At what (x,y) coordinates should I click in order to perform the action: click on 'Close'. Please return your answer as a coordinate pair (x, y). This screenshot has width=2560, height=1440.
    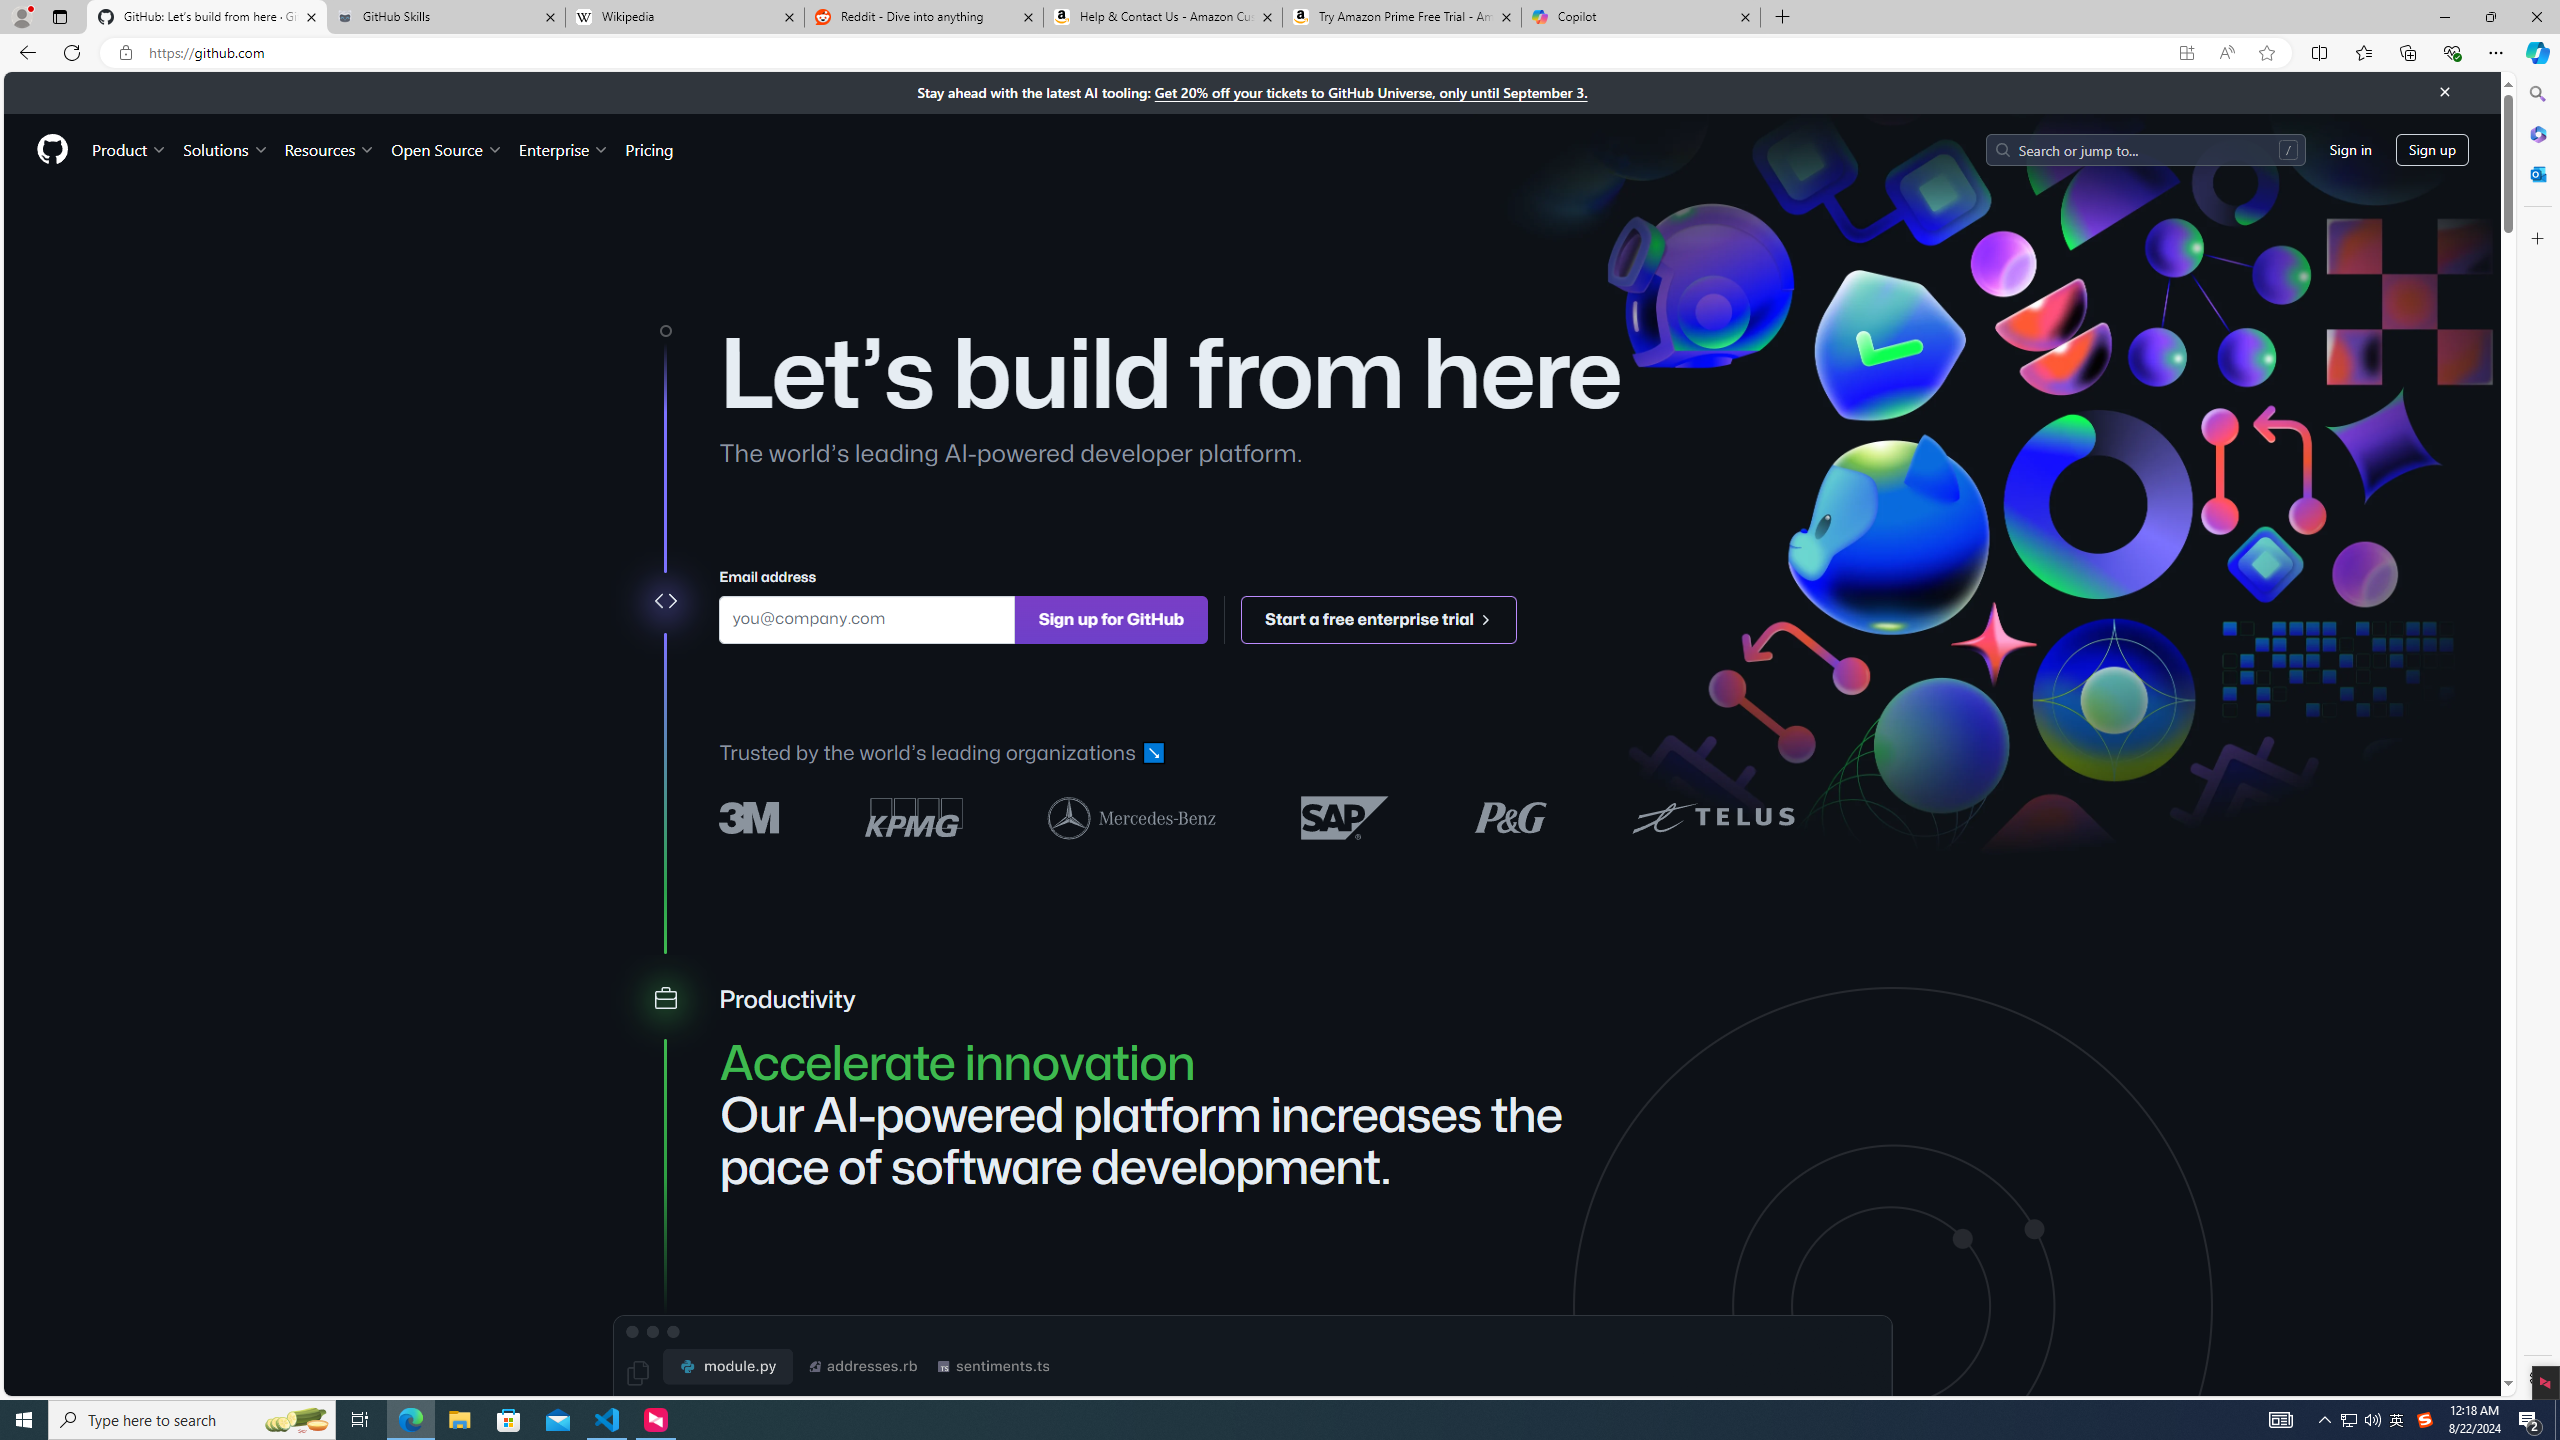
    Looking at the image, I should click on (2443, 91).